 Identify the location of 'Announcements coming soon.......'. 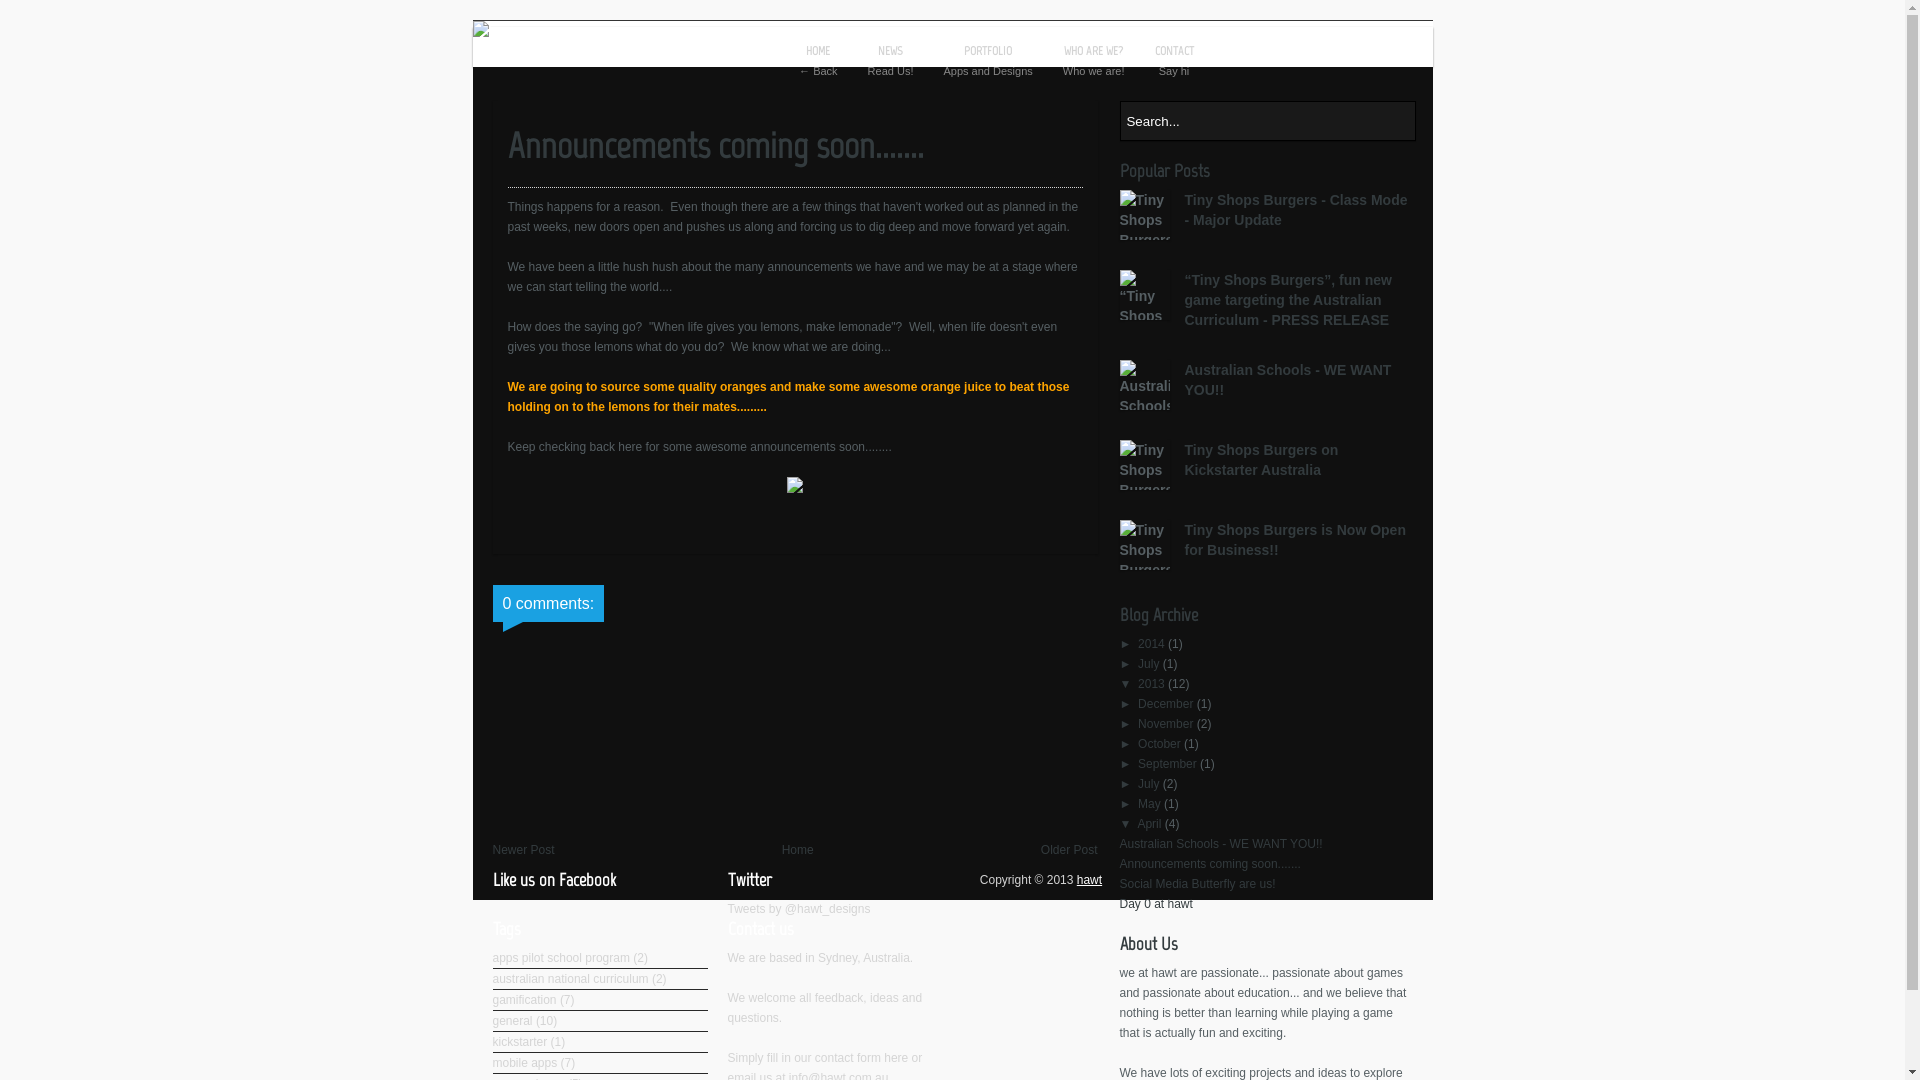
(1209, 863).